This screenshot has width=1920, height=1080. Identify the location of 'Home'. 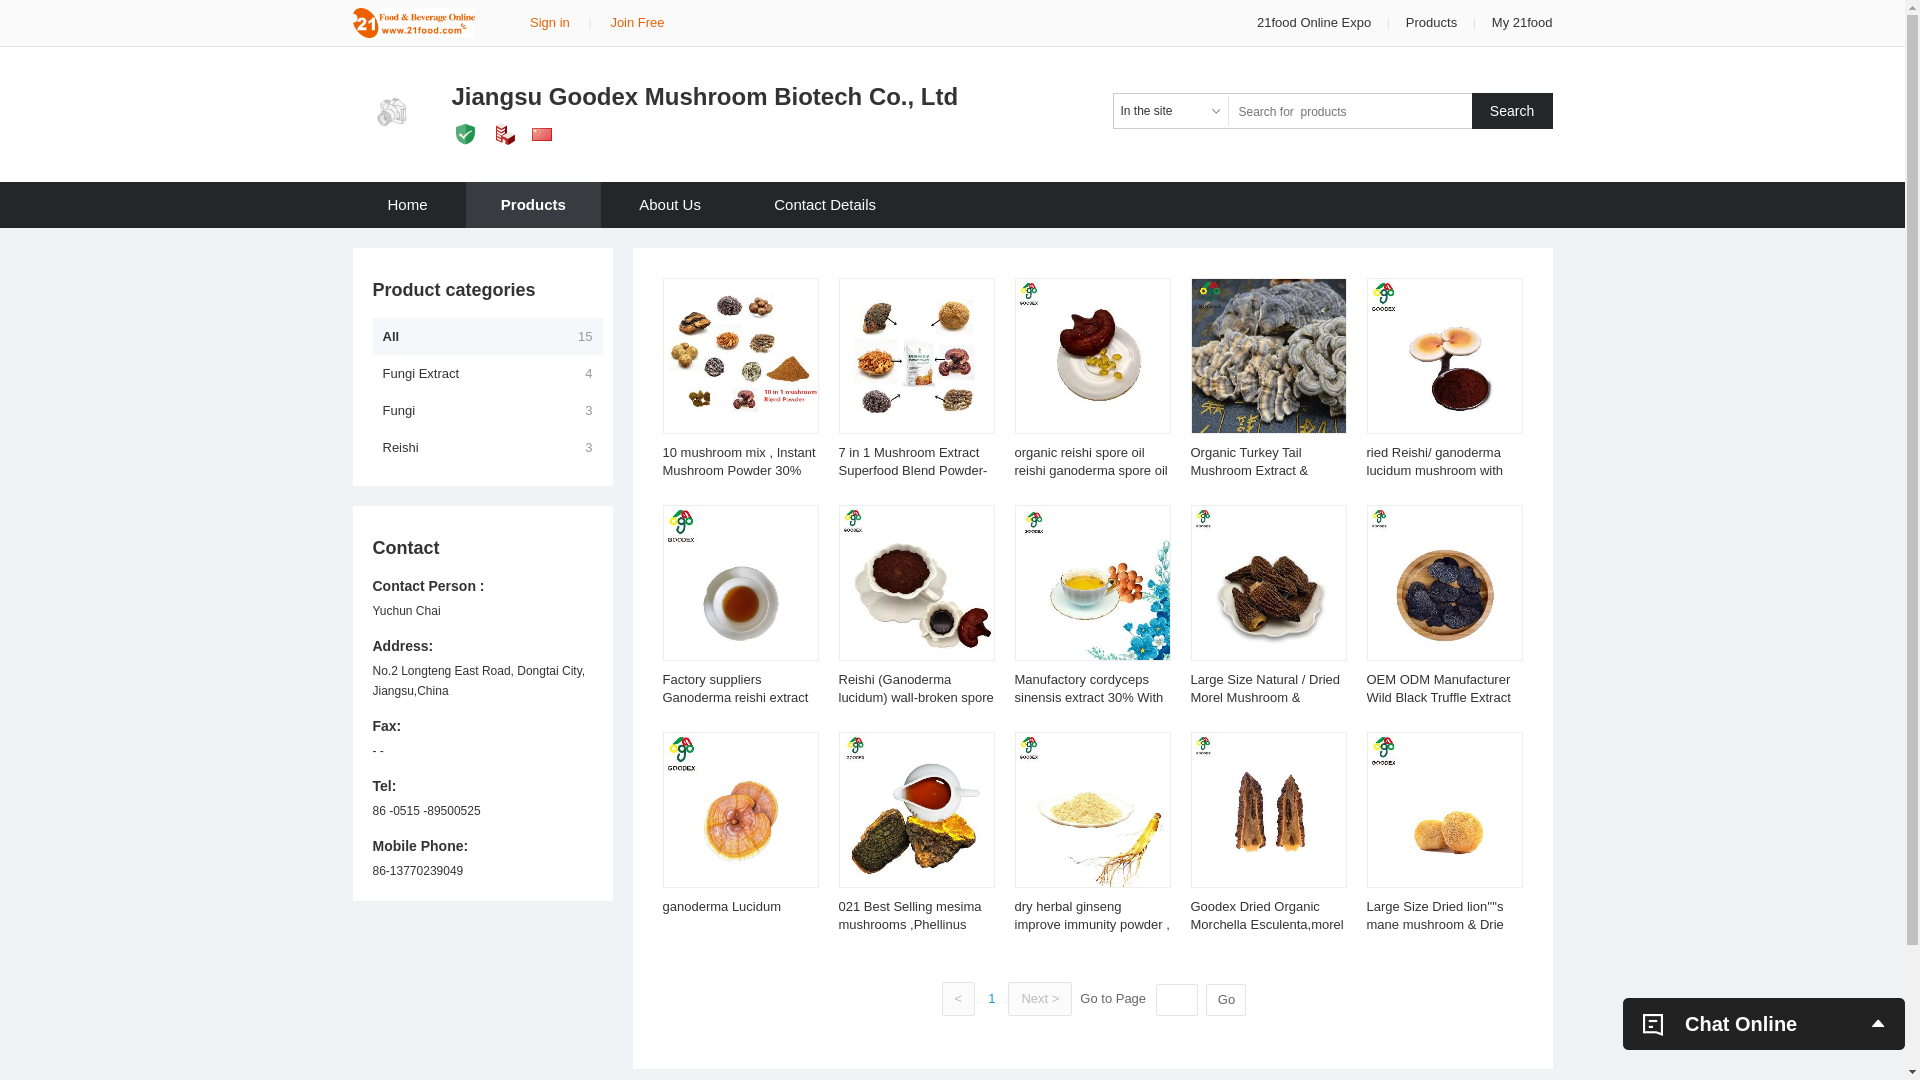
(406, 204).